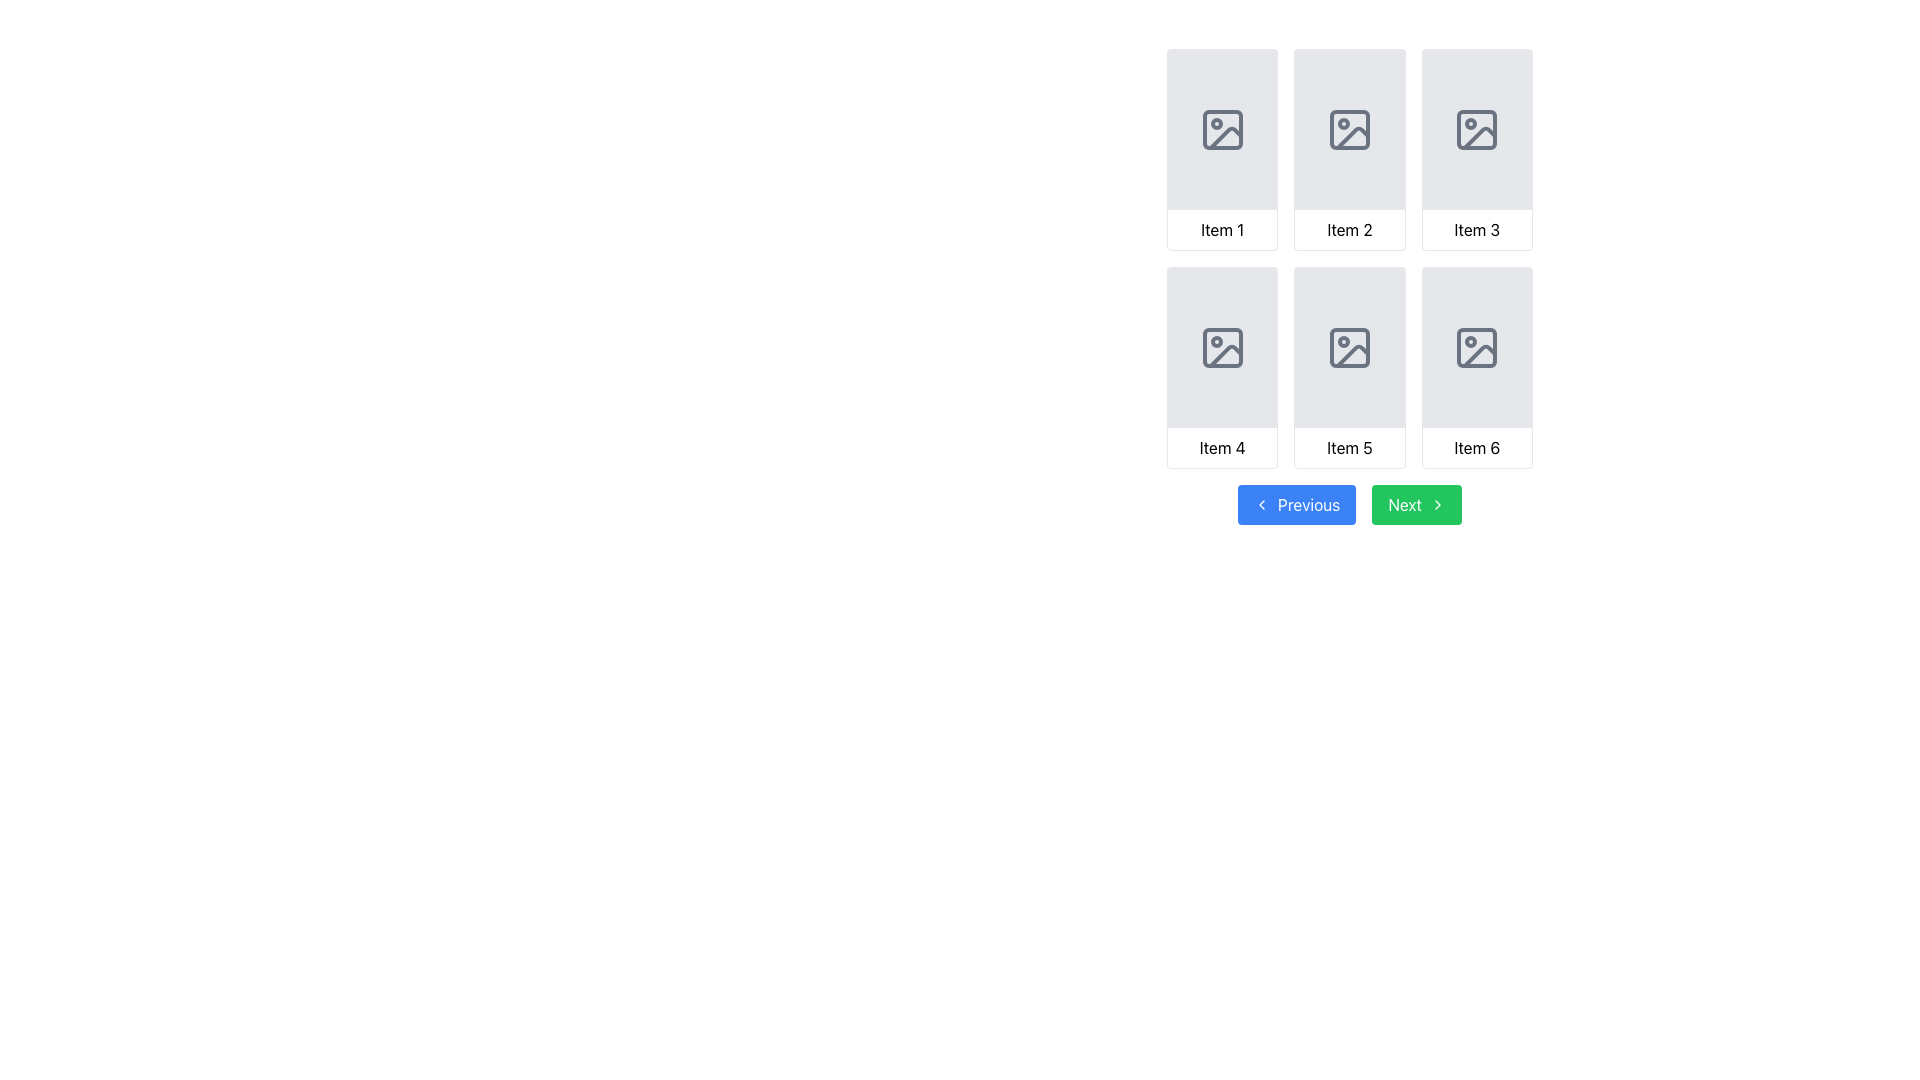 This screenshot has width=1920, height=1080. What do you see at coordinates (1349, 346) in the screenshot?
I see `the small rectangular Decorative SVG shape with slightly rounded corners located inside the image icon of the fifth item in a six-item grid` at bounding box center [1349, 346].